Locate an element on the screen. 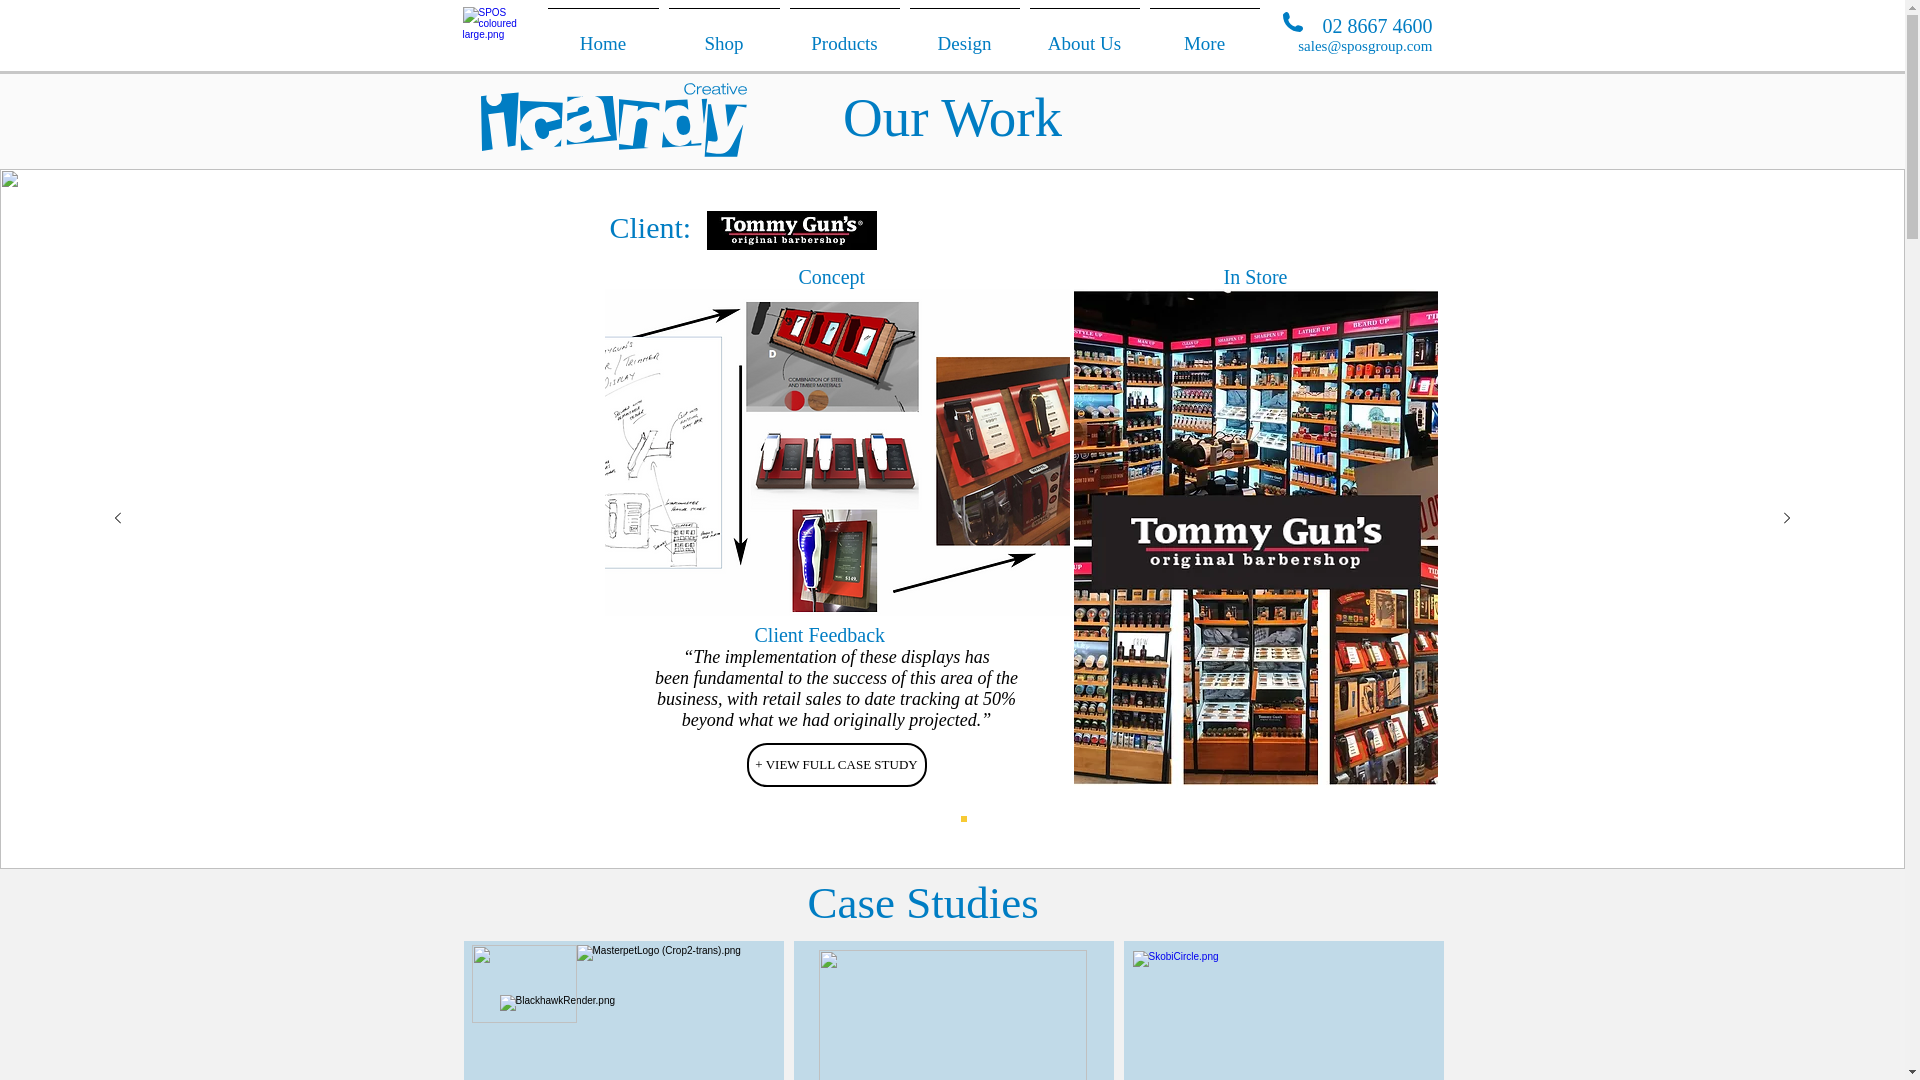 This screenshot has height=1080, width=1920. 'Home' is located at coordinates (601, 34).